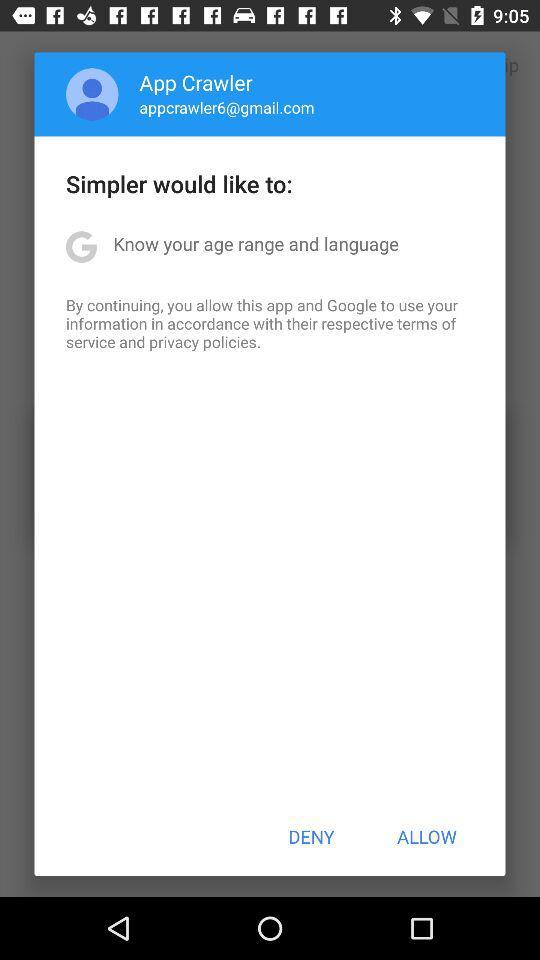 Image resolution: width=540 pixels, height=960 pixels. Describe the element at coordinates (256, 242) in the screenshot. I see `app below the simpler would like icon` at that location.